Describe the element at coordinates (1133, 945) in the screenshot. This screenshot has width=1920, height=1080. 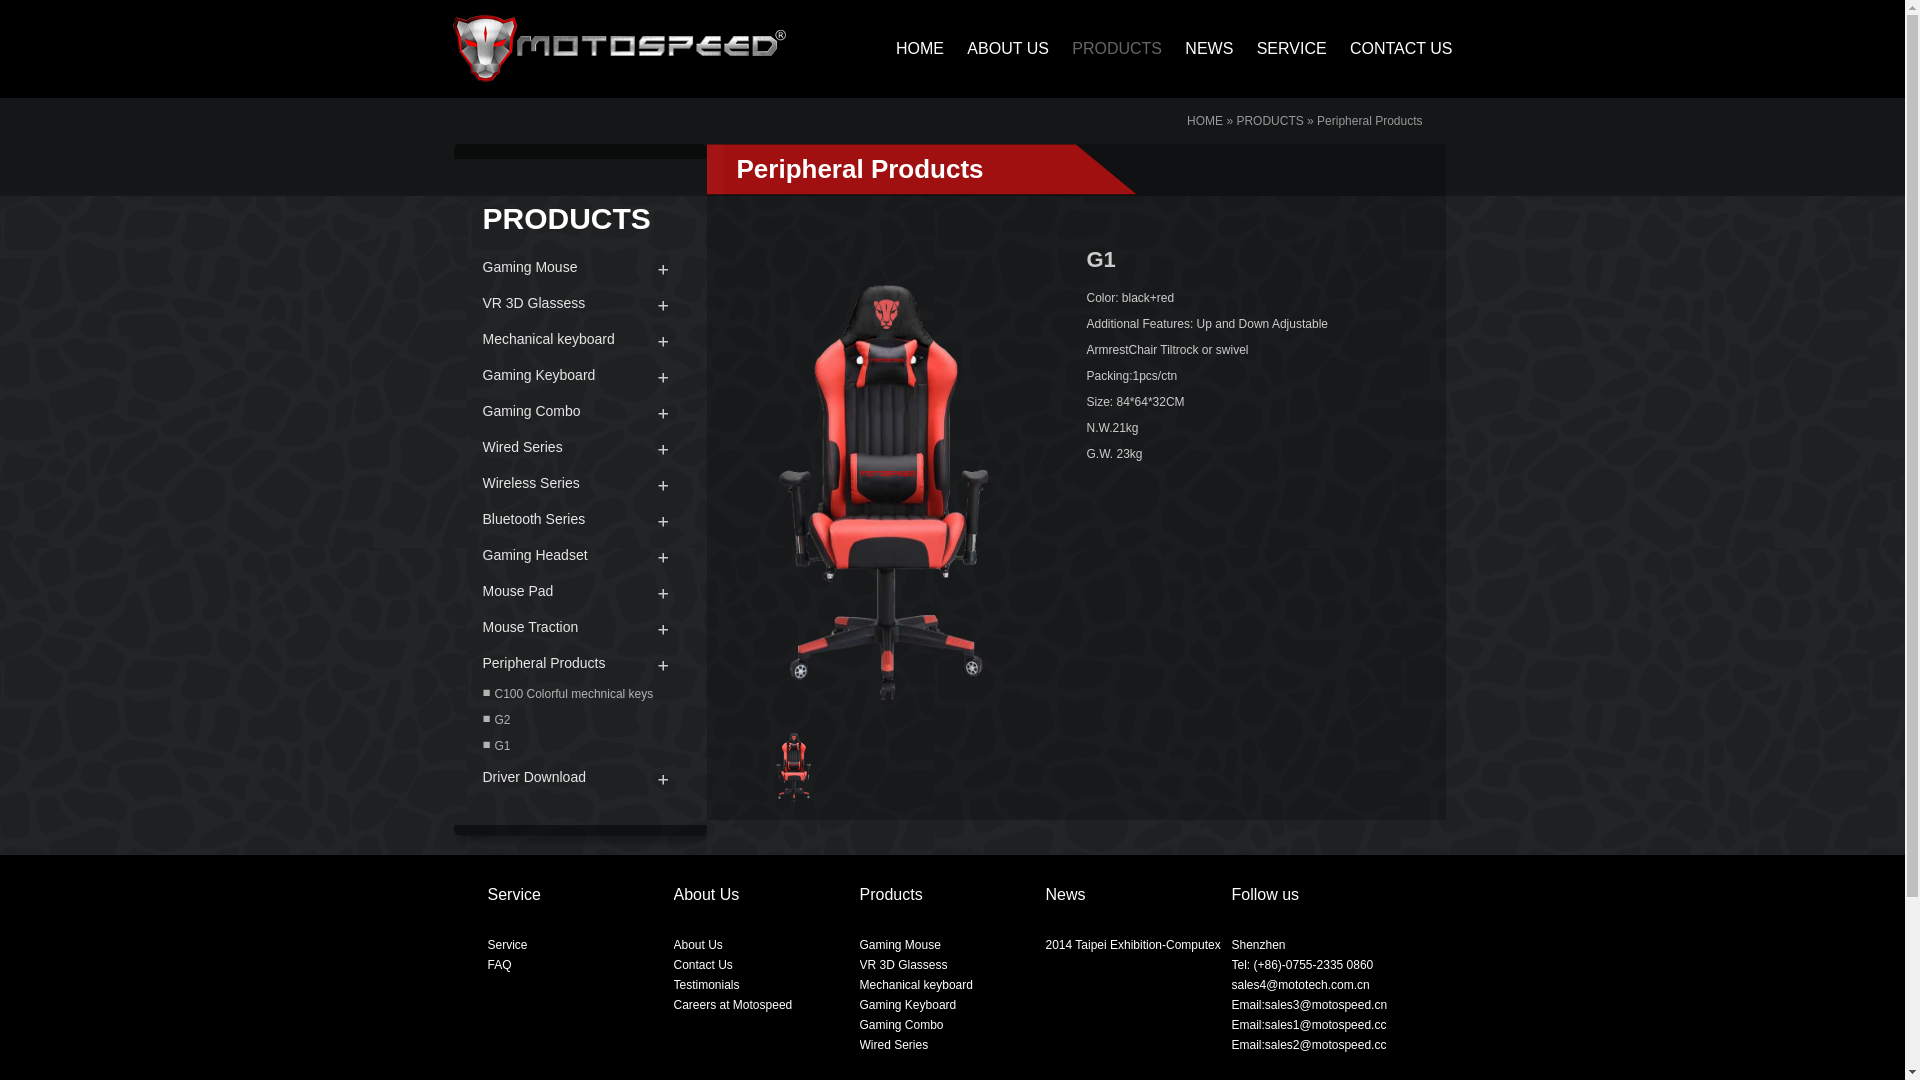
I see `'2014 Taipei Exhibition-Computex'` at that location.